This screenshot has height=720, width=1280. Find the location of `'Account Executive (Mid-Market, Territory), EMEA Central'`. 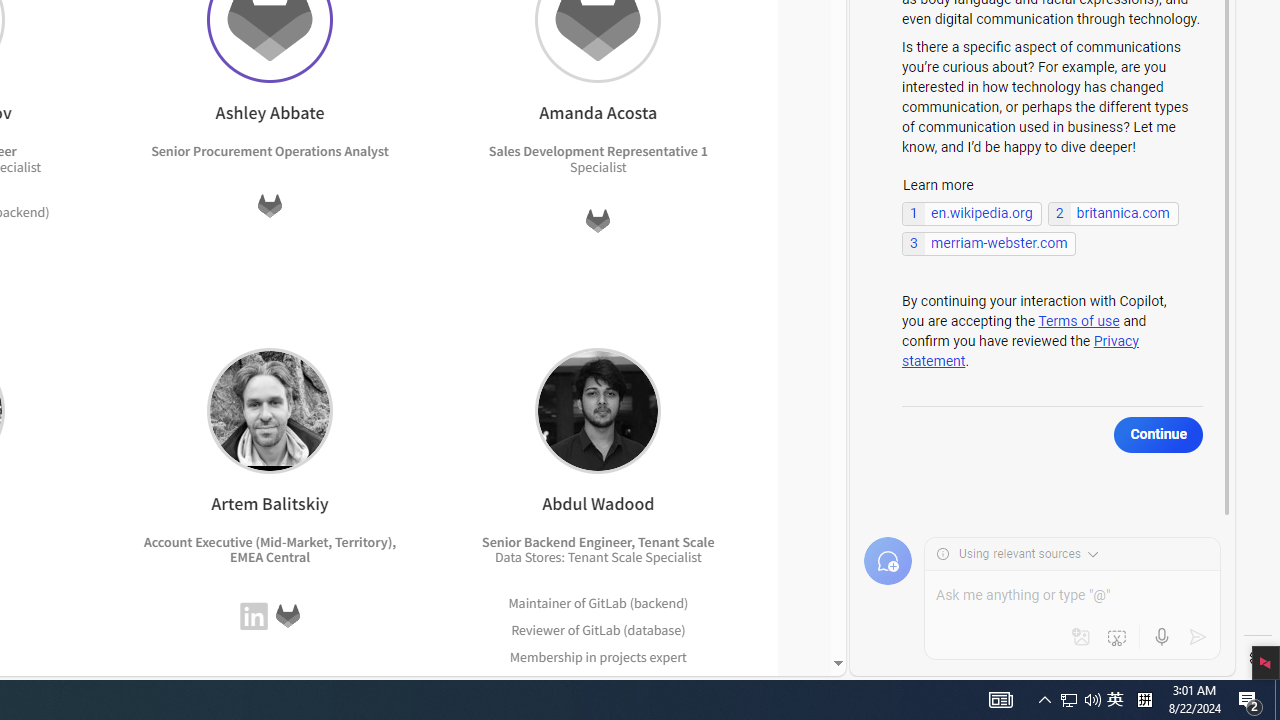

'Account Executive (Mid-Market, Territory), EMEA Central' is located at coordinates (269, 549).